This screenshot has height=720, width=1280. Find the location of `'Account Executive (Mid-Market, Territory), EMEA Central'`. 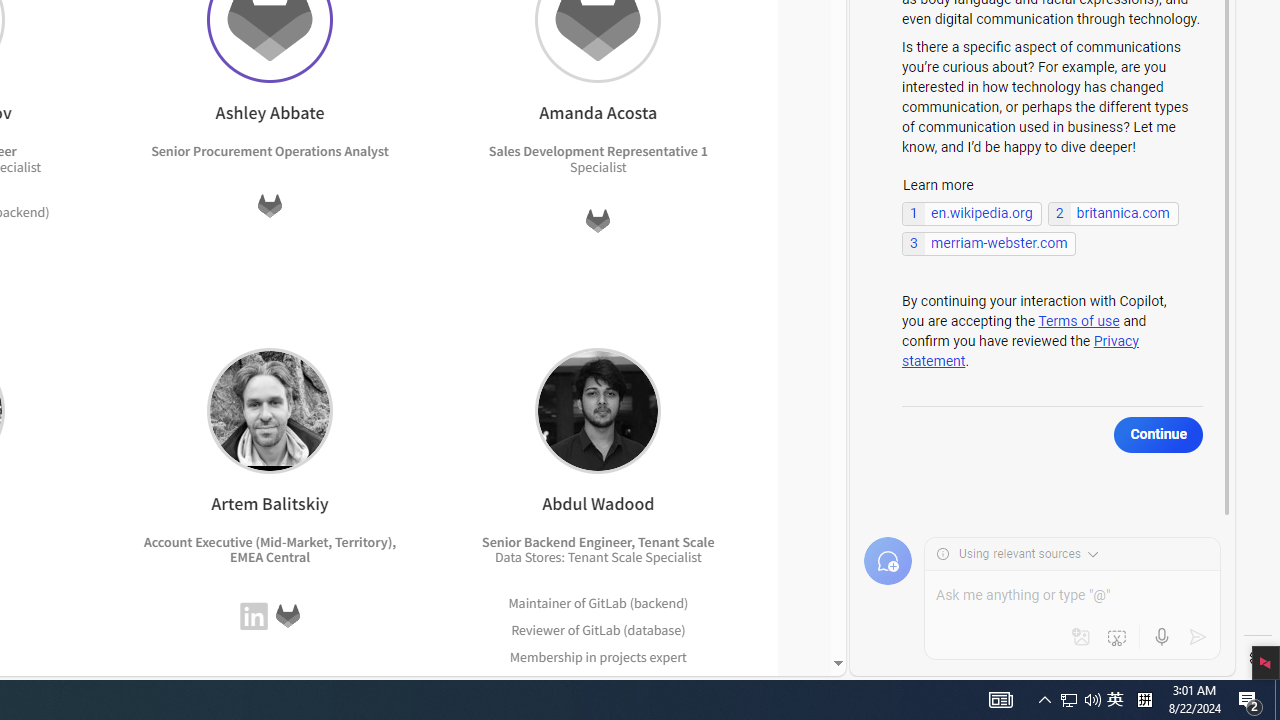

'Account Executive (Mid-Market, Territory), EMEA Central' is located at coordinates (269, 549).